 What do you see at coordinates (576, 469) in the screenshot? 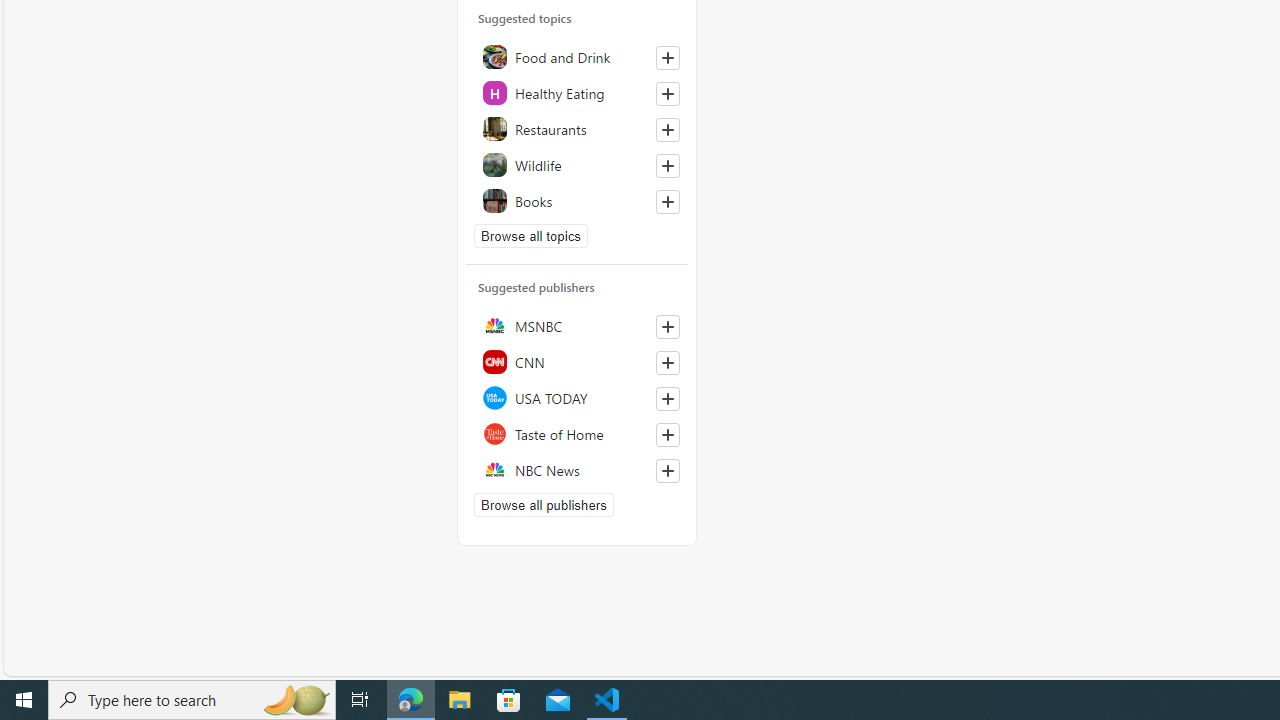
I see `'NBC News'` at bounding box center [576, 469].